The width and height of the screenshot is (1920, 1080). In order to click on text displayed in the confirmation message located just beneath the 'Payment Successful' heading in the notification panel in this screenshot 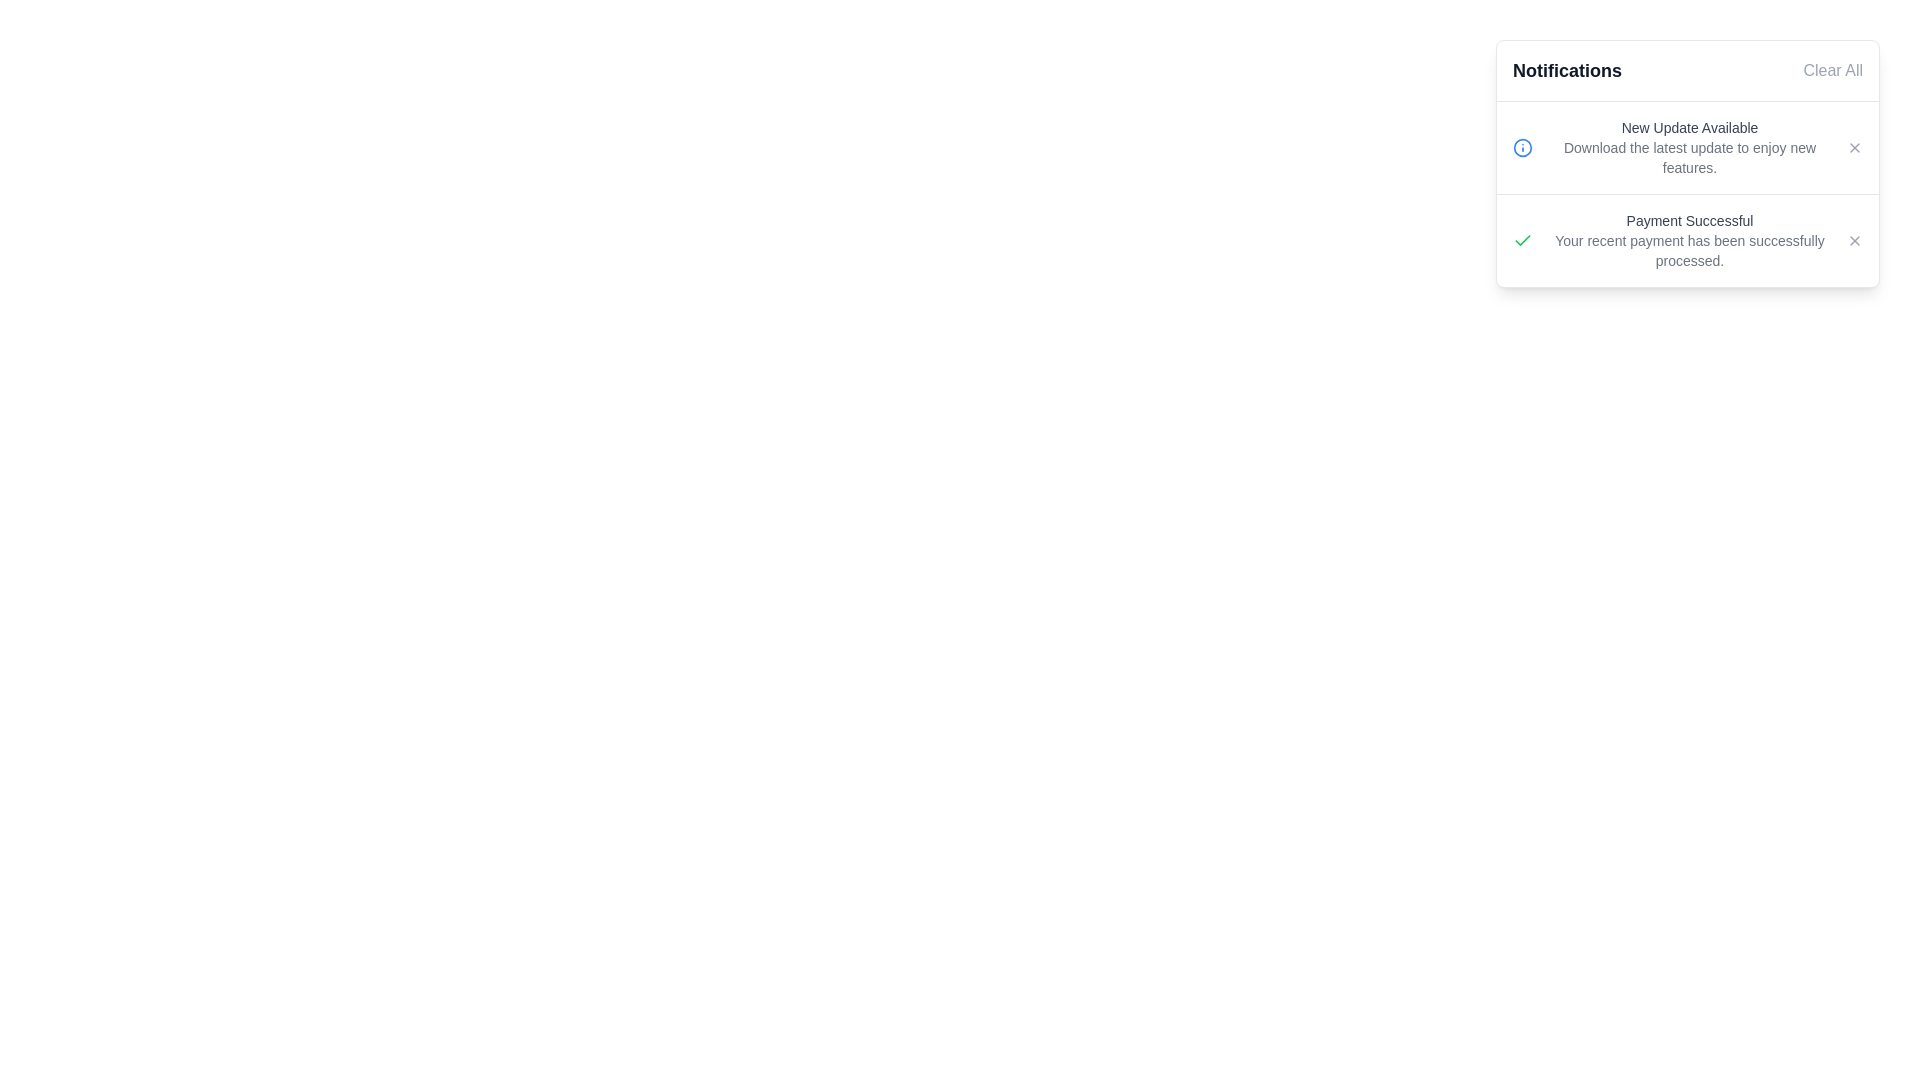, I will do `click(1688, 249)`.